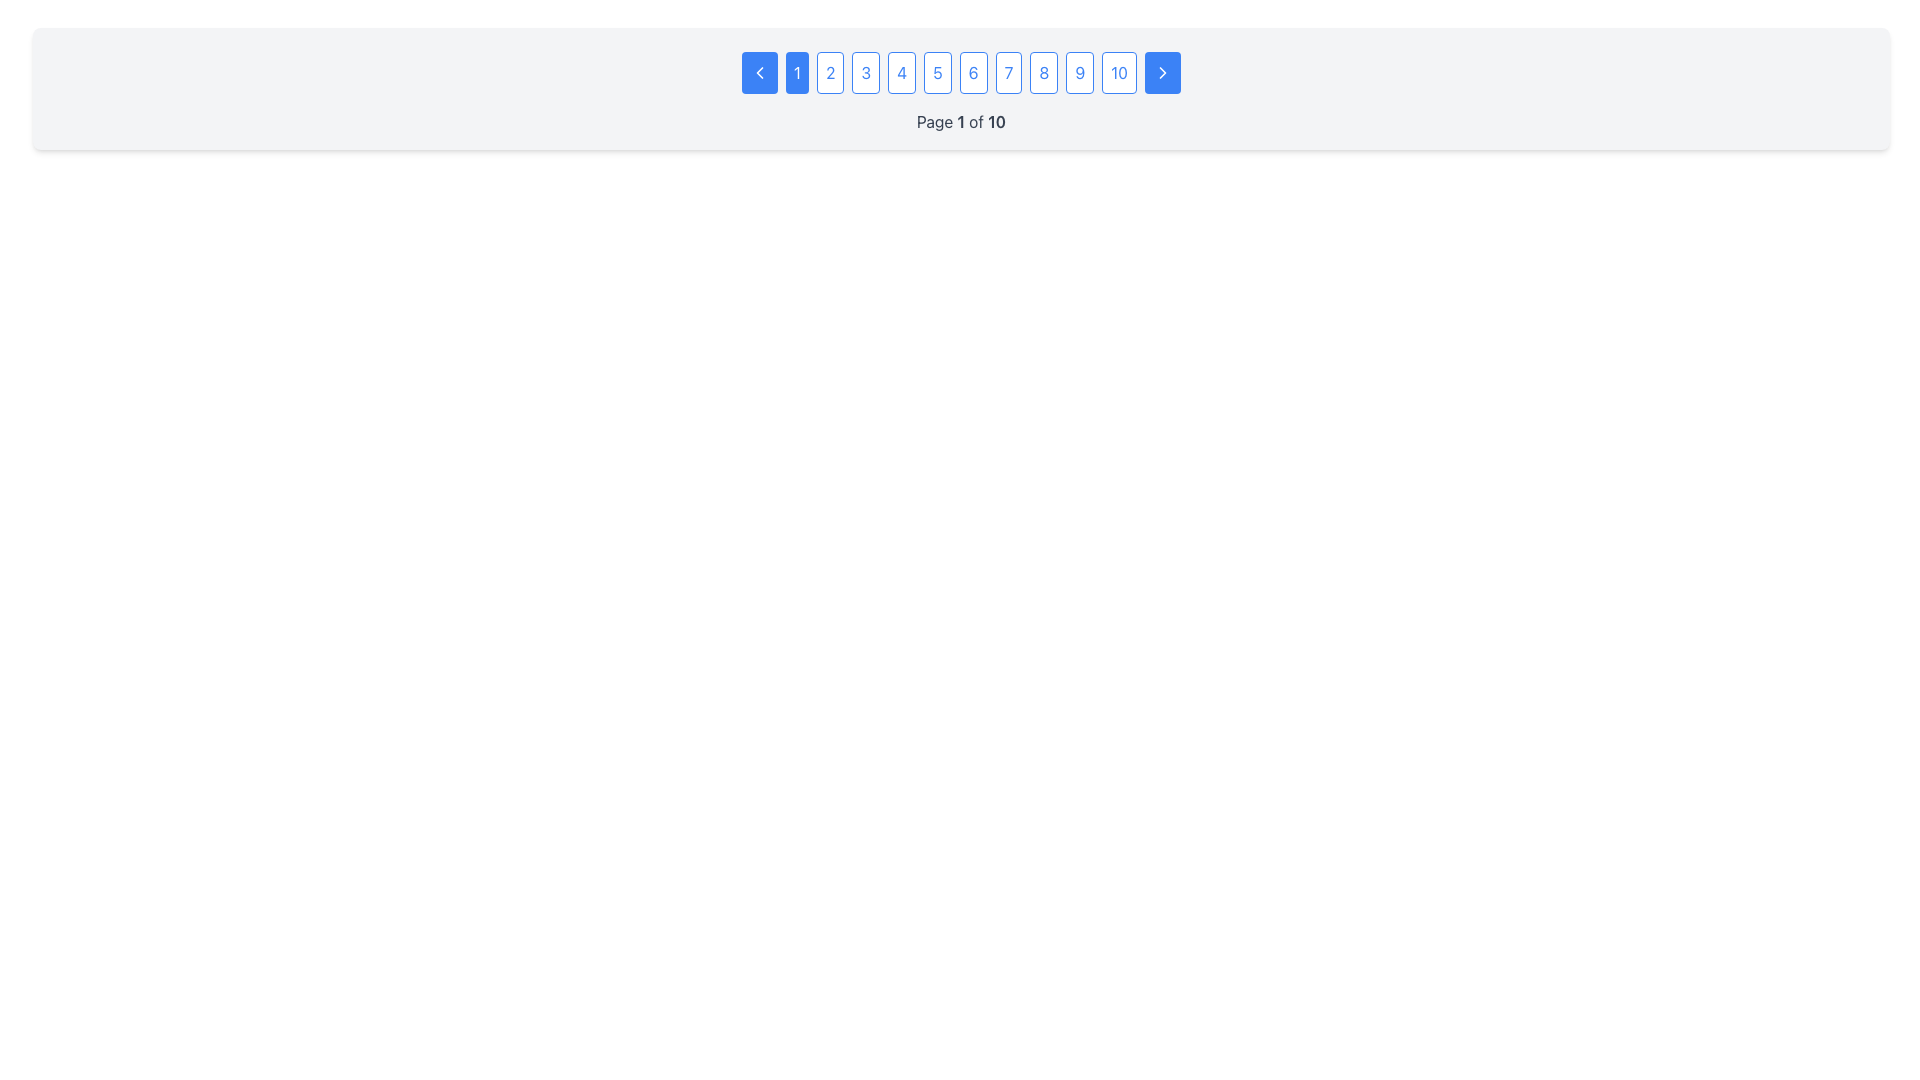  Describe the element at coordinates (830, 72) in the screenshot. I see `the pagination button that navigates to page 2, located between buttons labeled '1' and '3'` at that location.